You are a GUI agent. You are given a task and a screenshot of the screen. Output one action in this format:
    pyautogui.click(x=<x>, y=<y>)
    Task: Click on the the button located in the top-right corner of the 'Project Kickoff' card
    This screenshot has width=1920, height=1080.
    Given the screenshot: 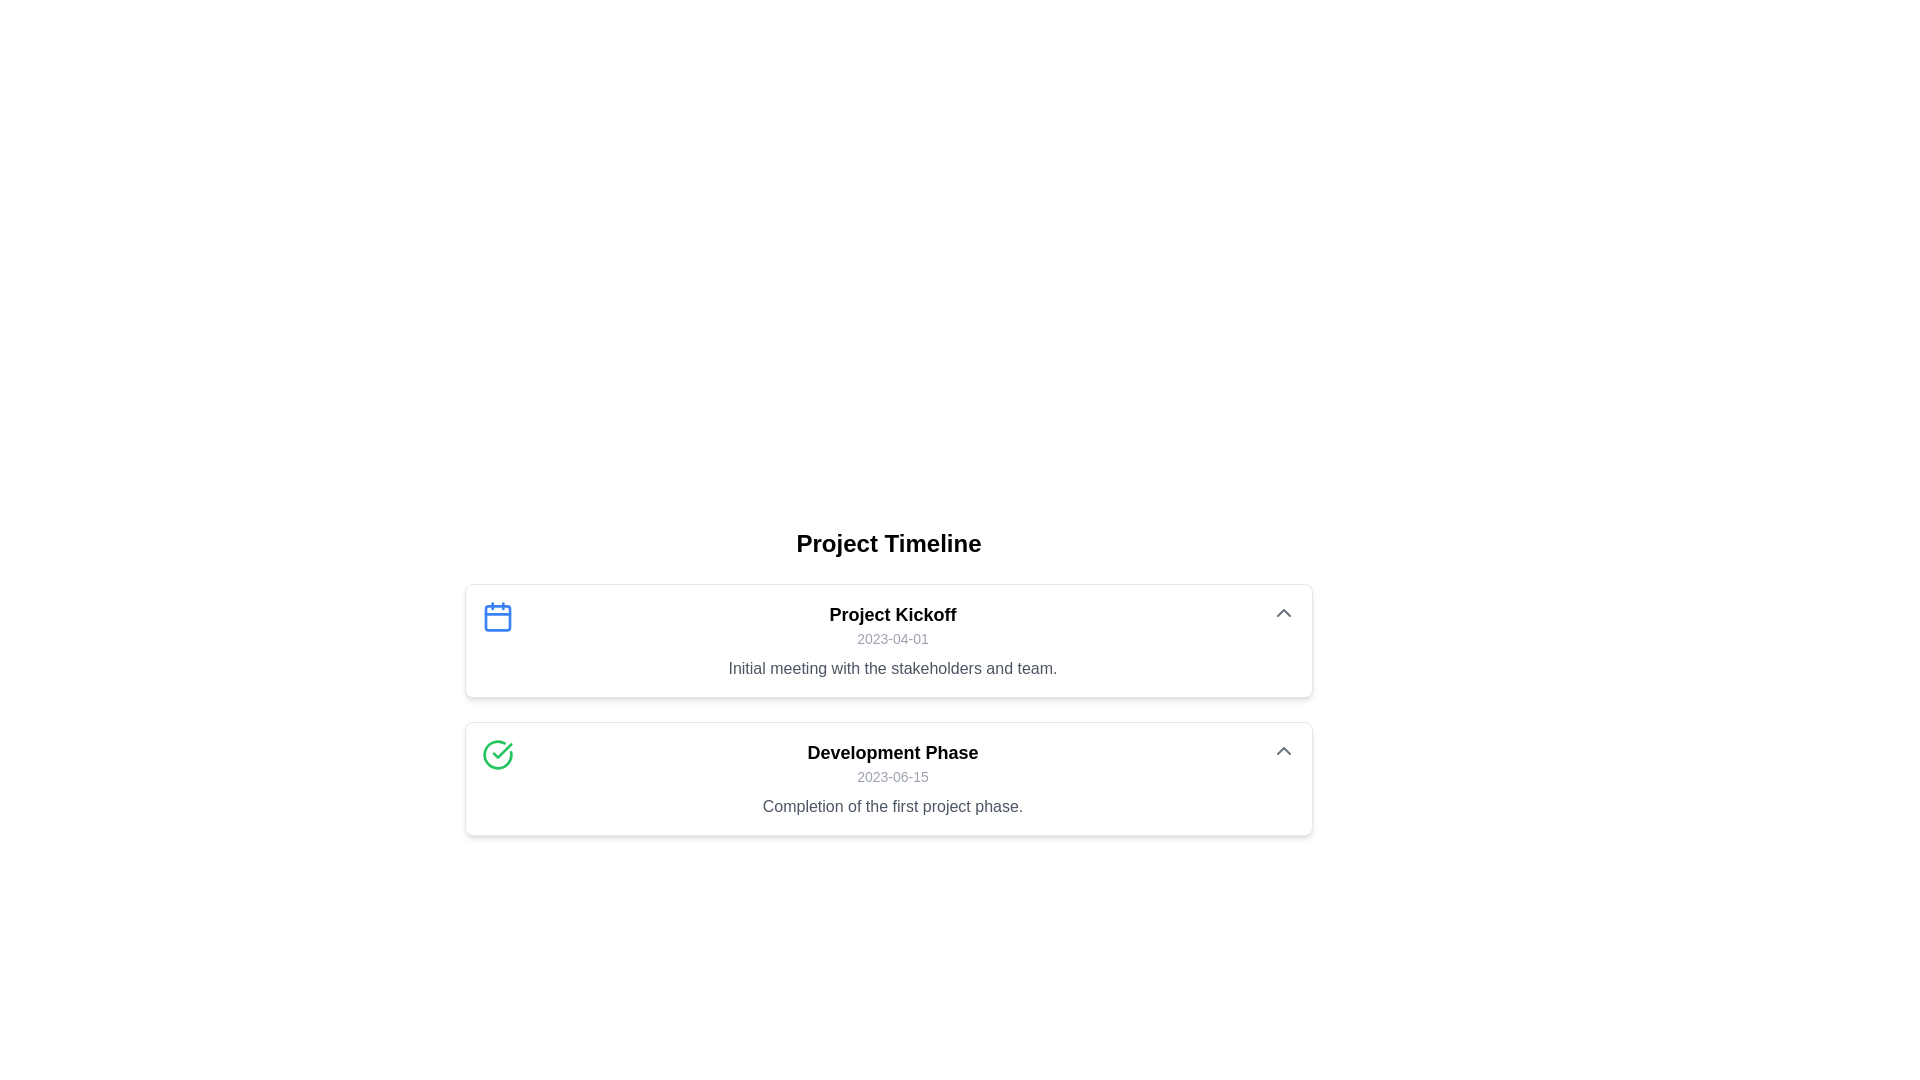 What is the action you would take?
    pyautogui.click(x=1283, y=612)
    